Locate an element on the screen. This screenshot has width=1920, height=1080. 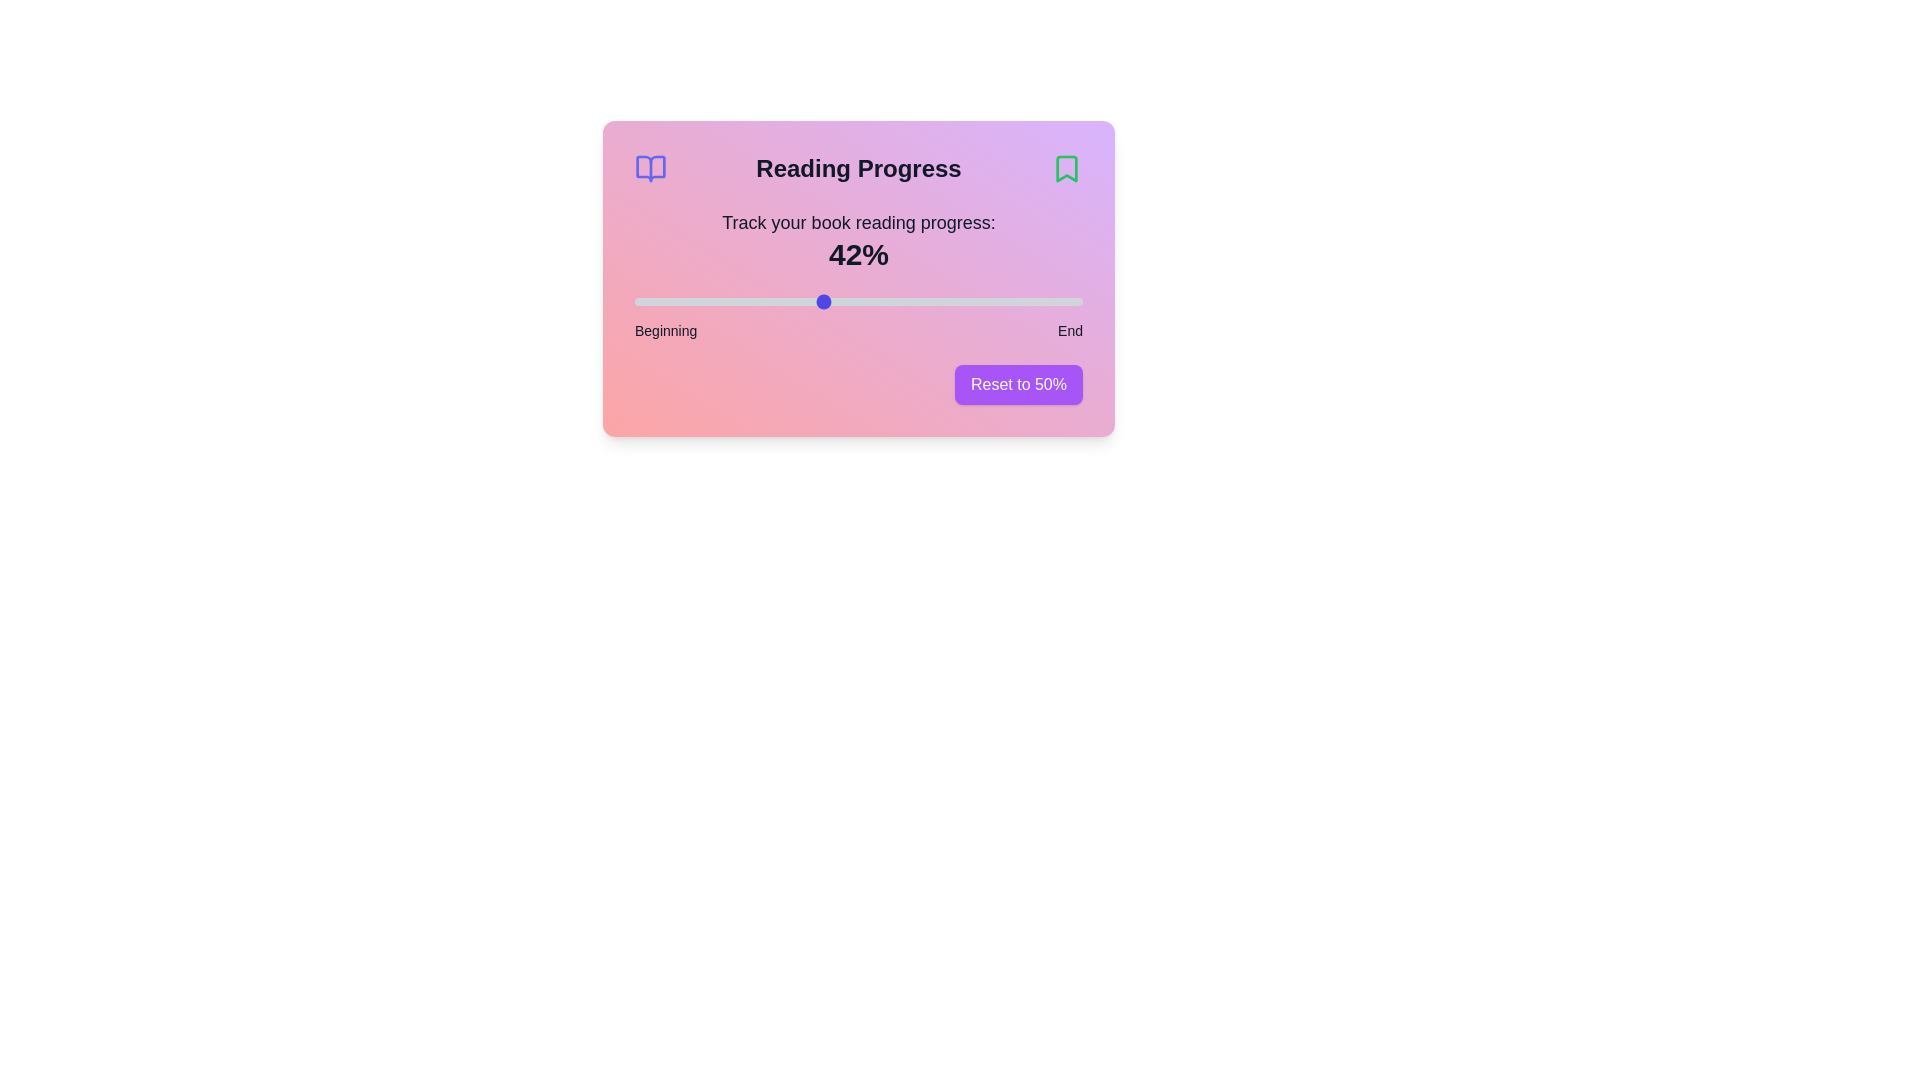
the reading progress slider to 67% is located at coordinates (934, 301).